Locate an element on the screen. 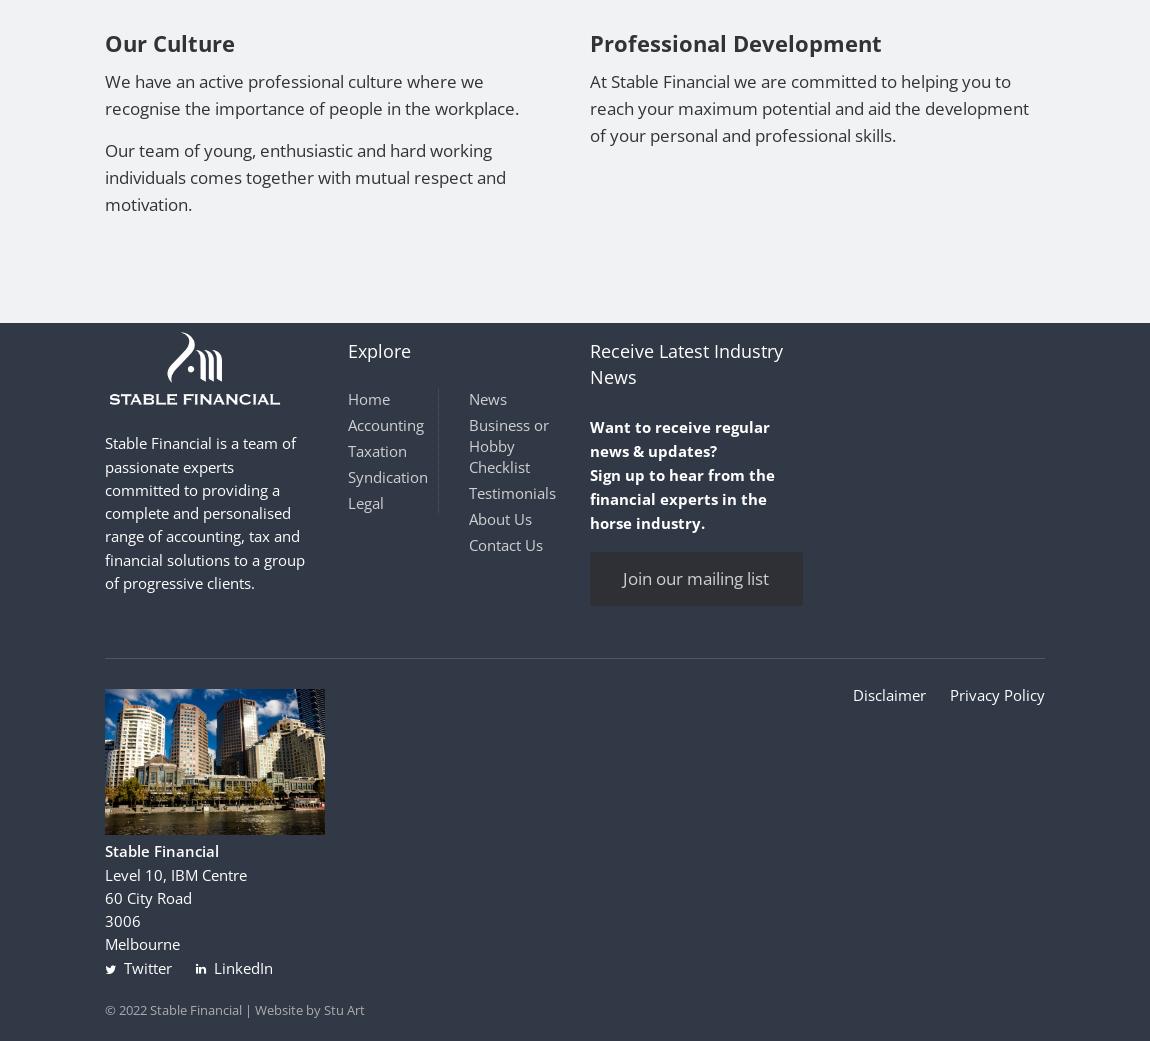  'Testimonials' is located at coordinates (511, 492).